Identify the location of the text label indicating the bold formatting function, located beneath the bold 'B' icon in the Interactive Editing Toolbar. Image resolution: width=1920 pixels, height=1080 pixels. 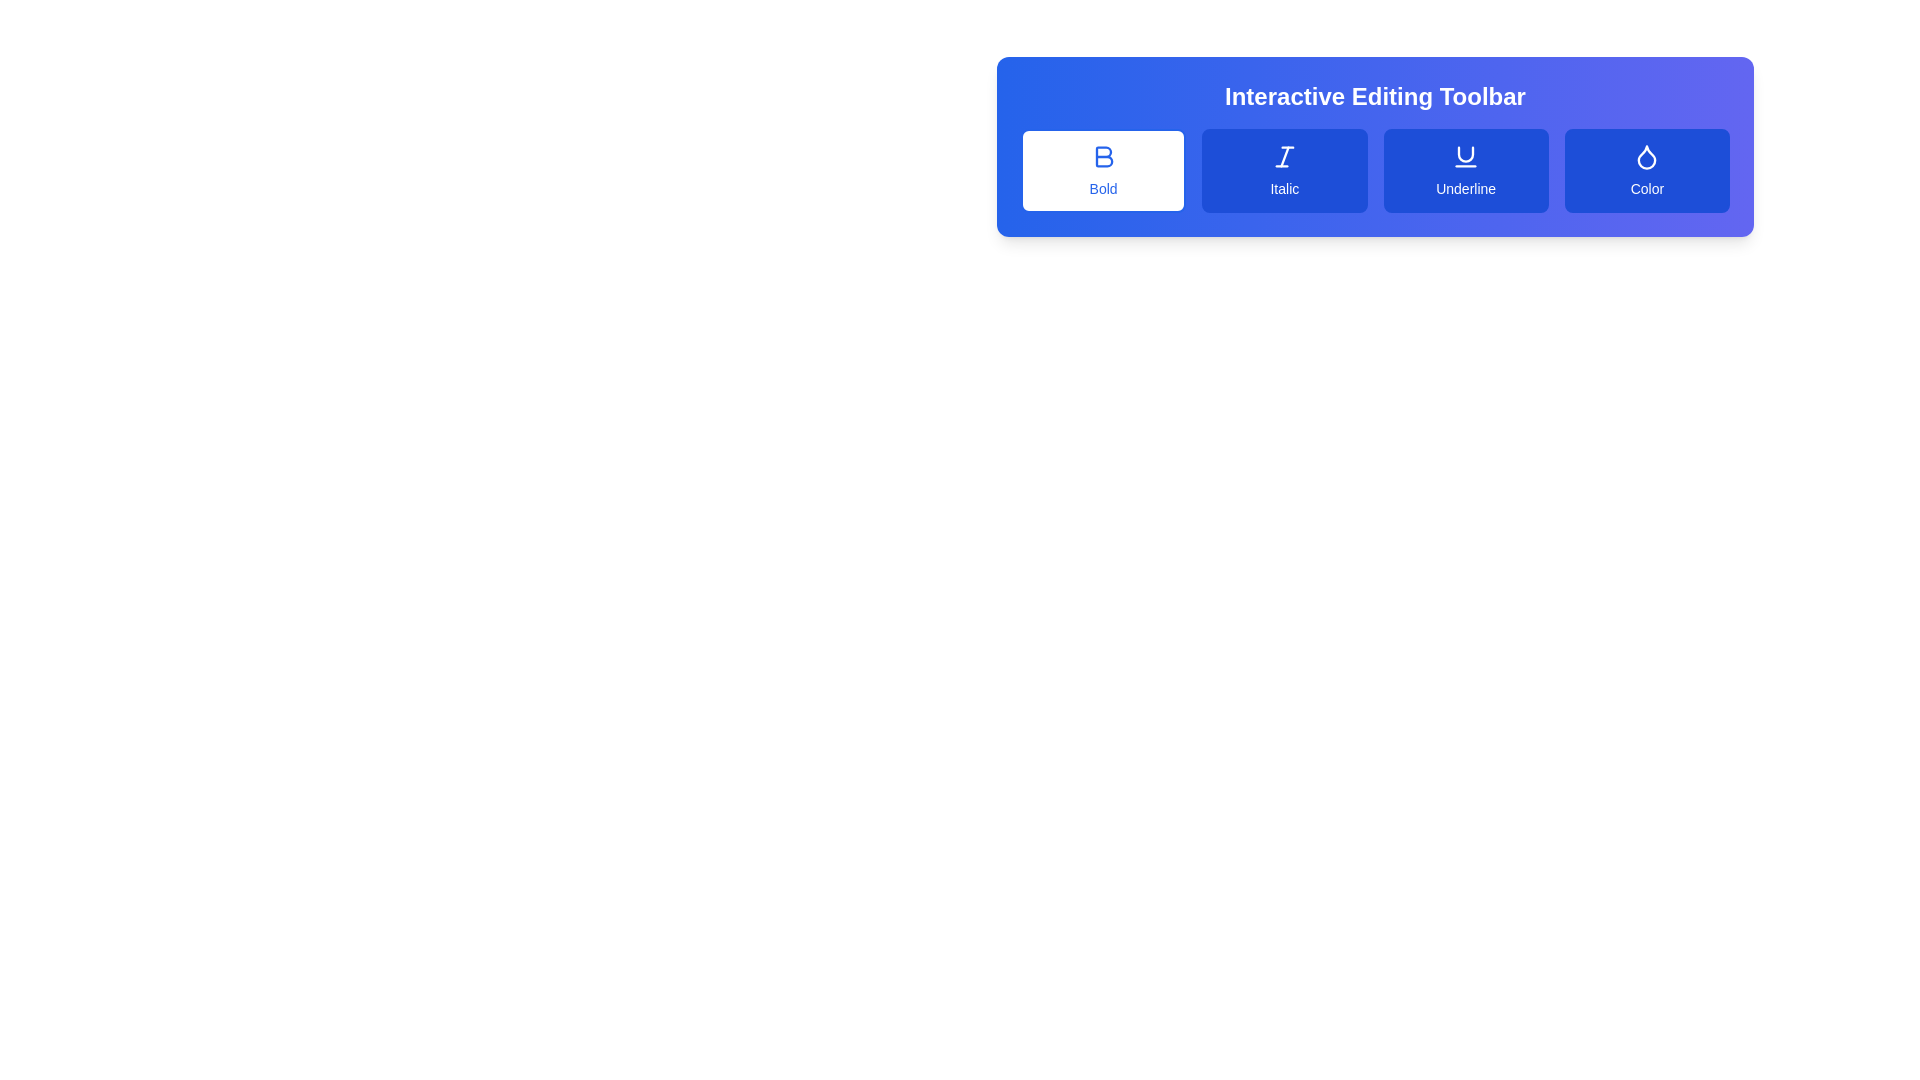
(1102, 189).